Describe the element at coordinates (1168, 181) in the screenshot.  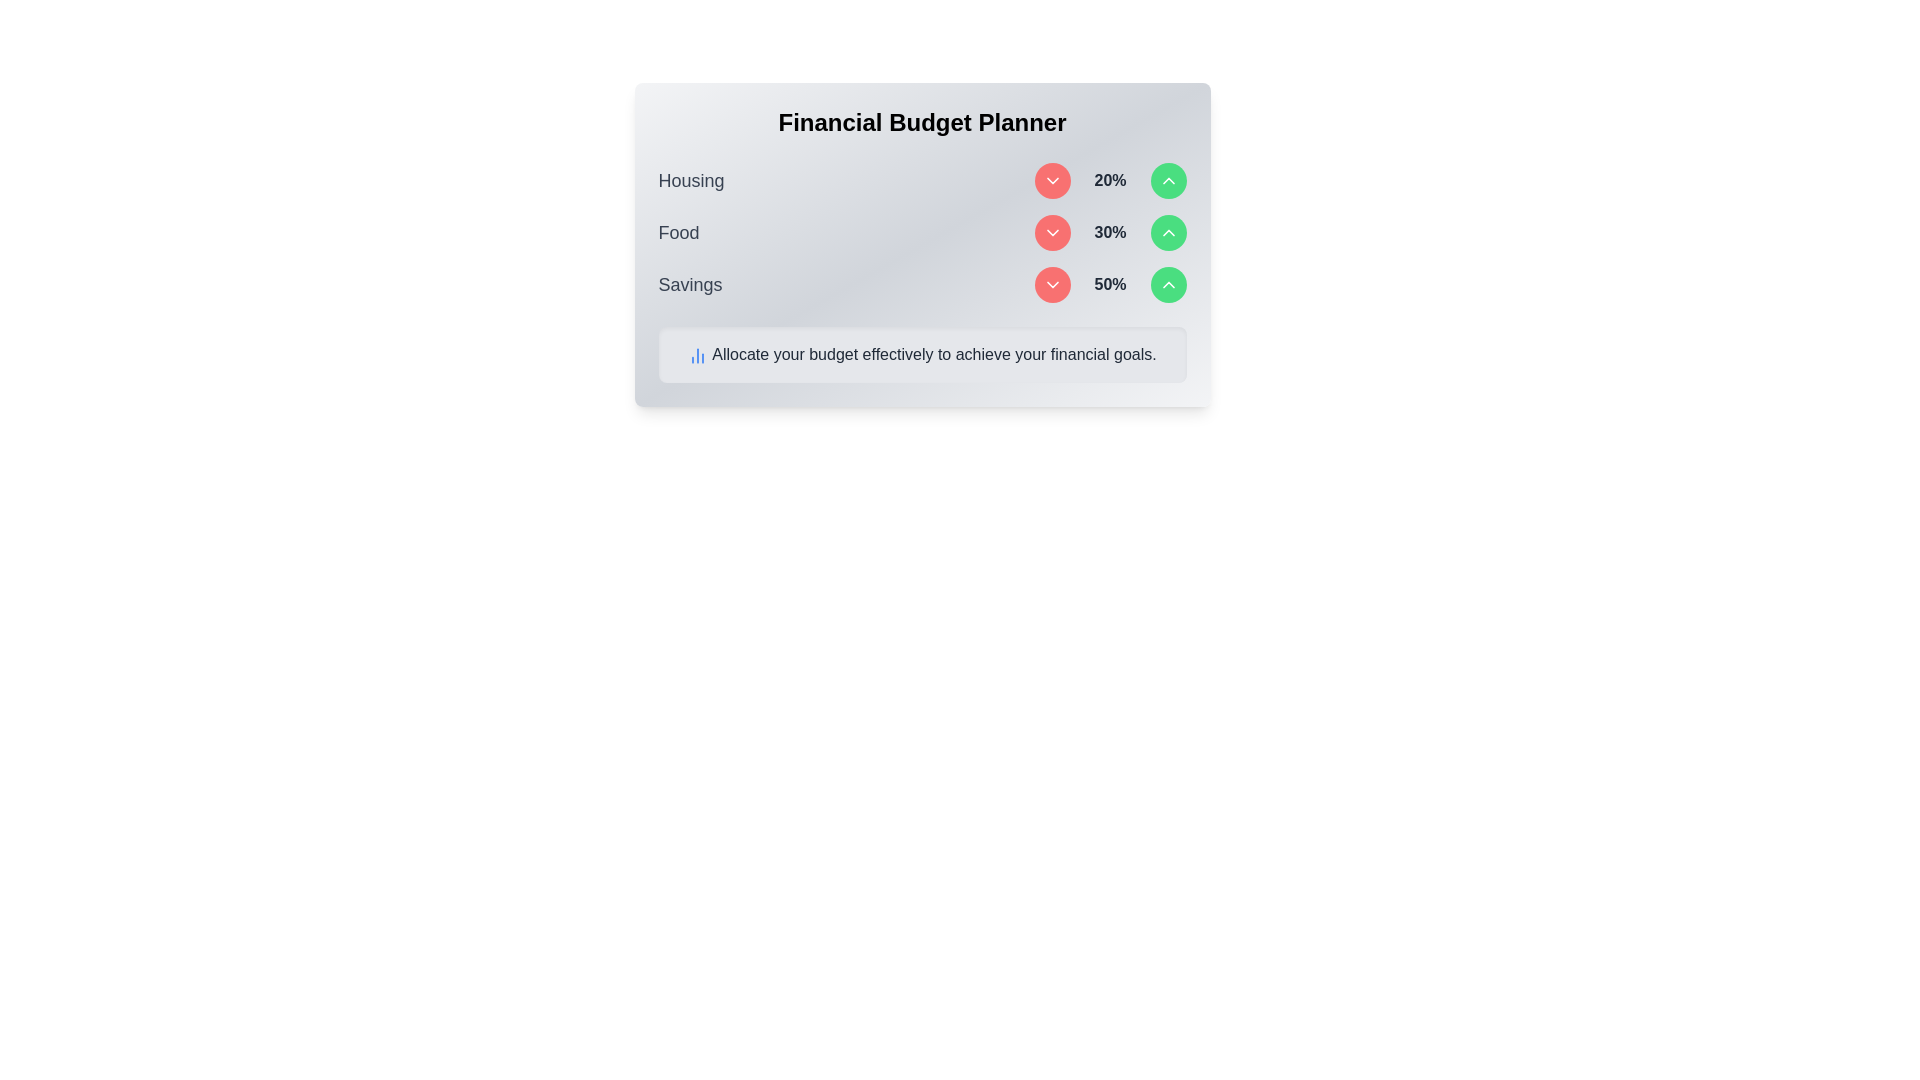
I see `the upward-facing chevron icon button, which is a white outline inside a circular green button, located in the rightmost column of the 'Savings' row in the interactive section` at that location.